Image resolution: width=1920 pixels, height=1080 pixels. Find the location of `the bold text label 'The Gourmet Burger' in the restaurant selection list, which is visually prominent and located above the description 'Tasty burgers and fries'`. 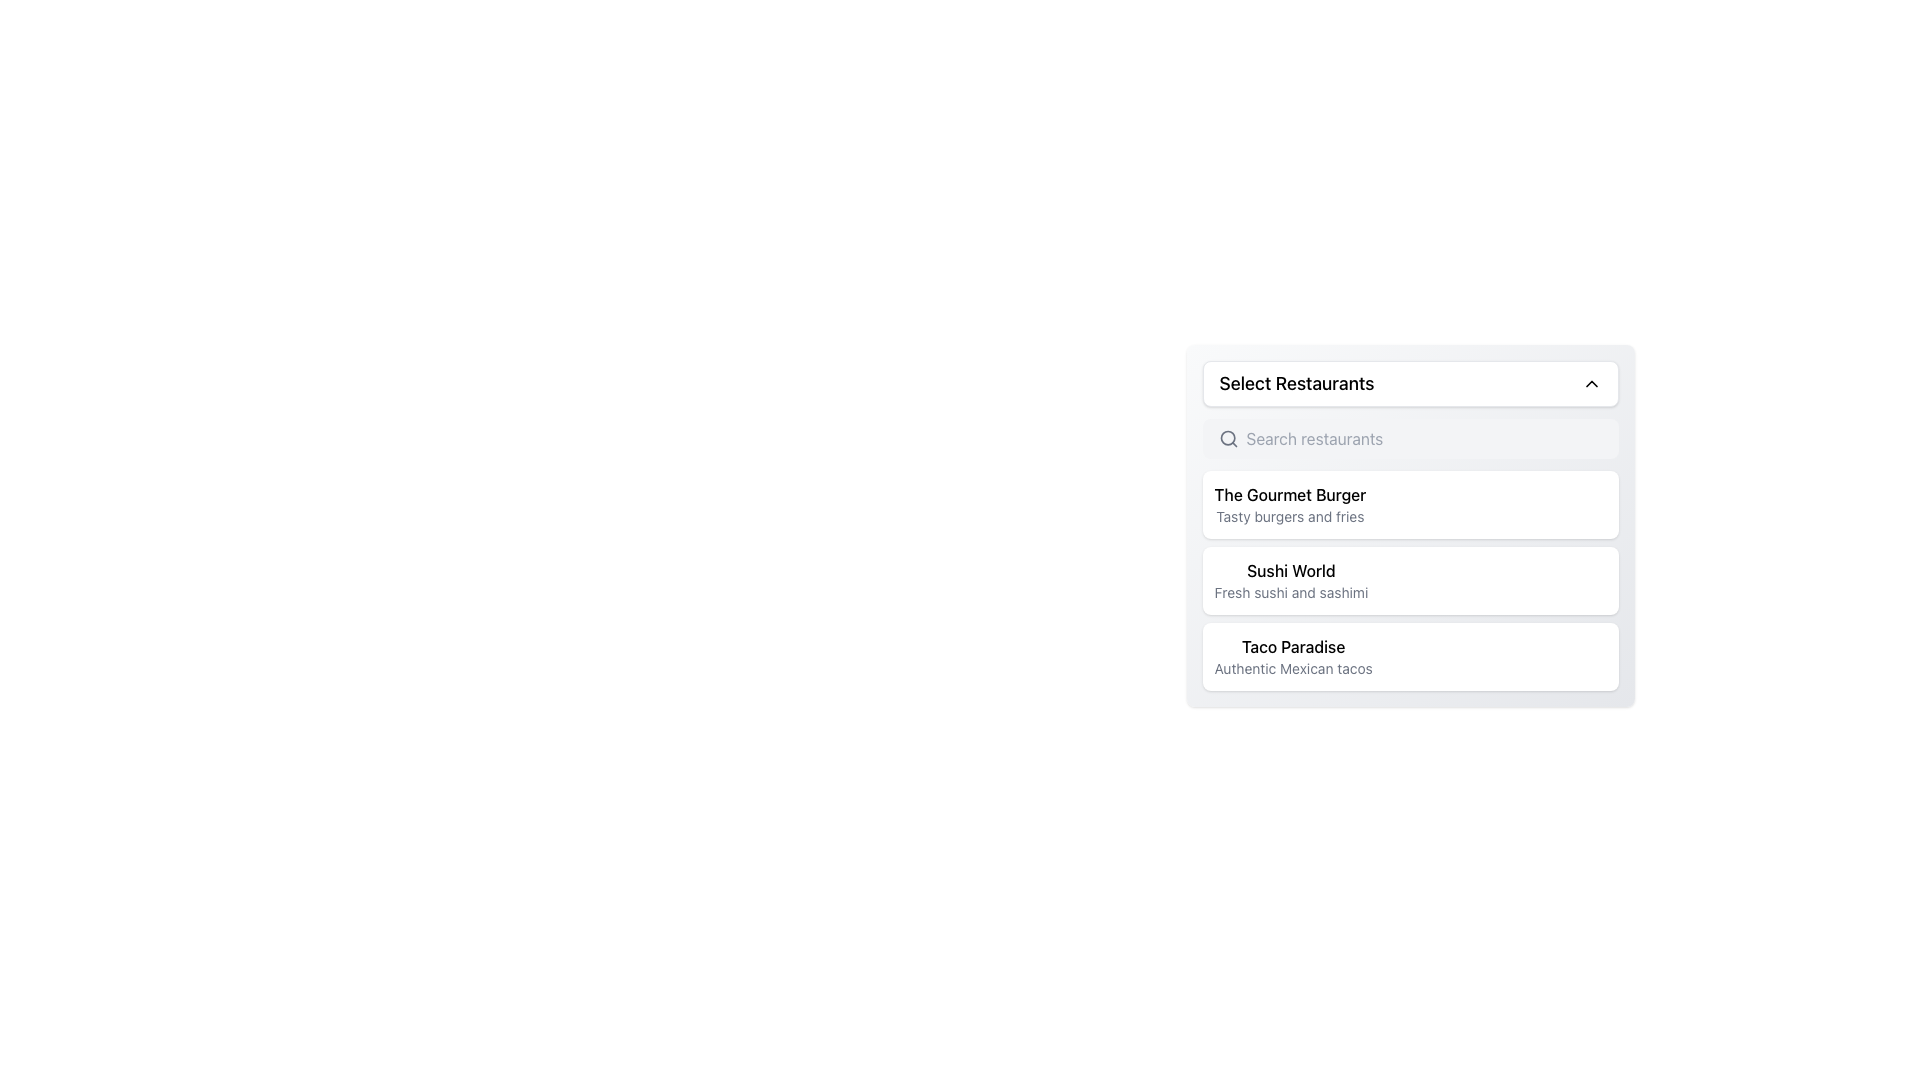

the bold text label 'The Gourmet Burger' in the restaurant selection list, which is visually prominent and located above the description 'Tasty burgers and fries' is located at coordinates (1290, 494).